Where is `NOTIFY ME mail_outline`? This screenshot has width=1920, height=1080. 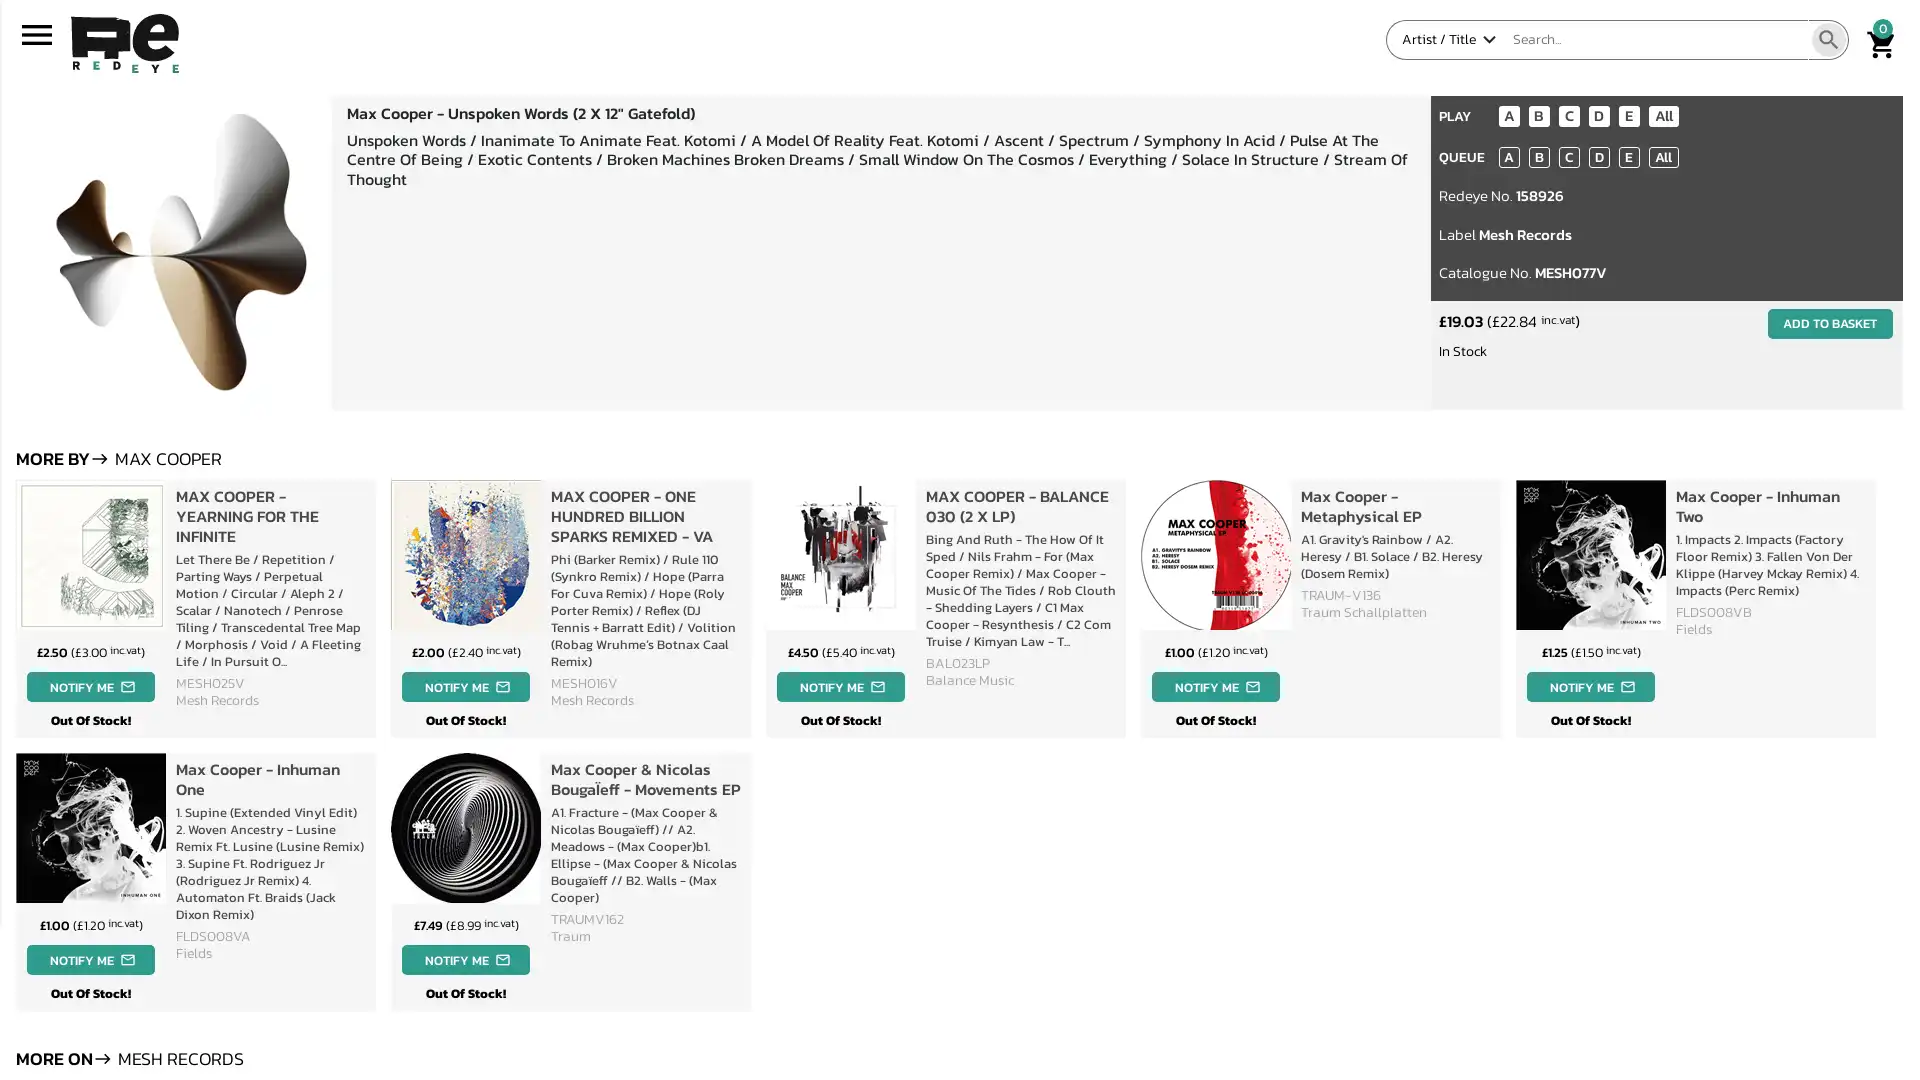 NOTIFY ME mail_outline is located at coordinates (89, 685).